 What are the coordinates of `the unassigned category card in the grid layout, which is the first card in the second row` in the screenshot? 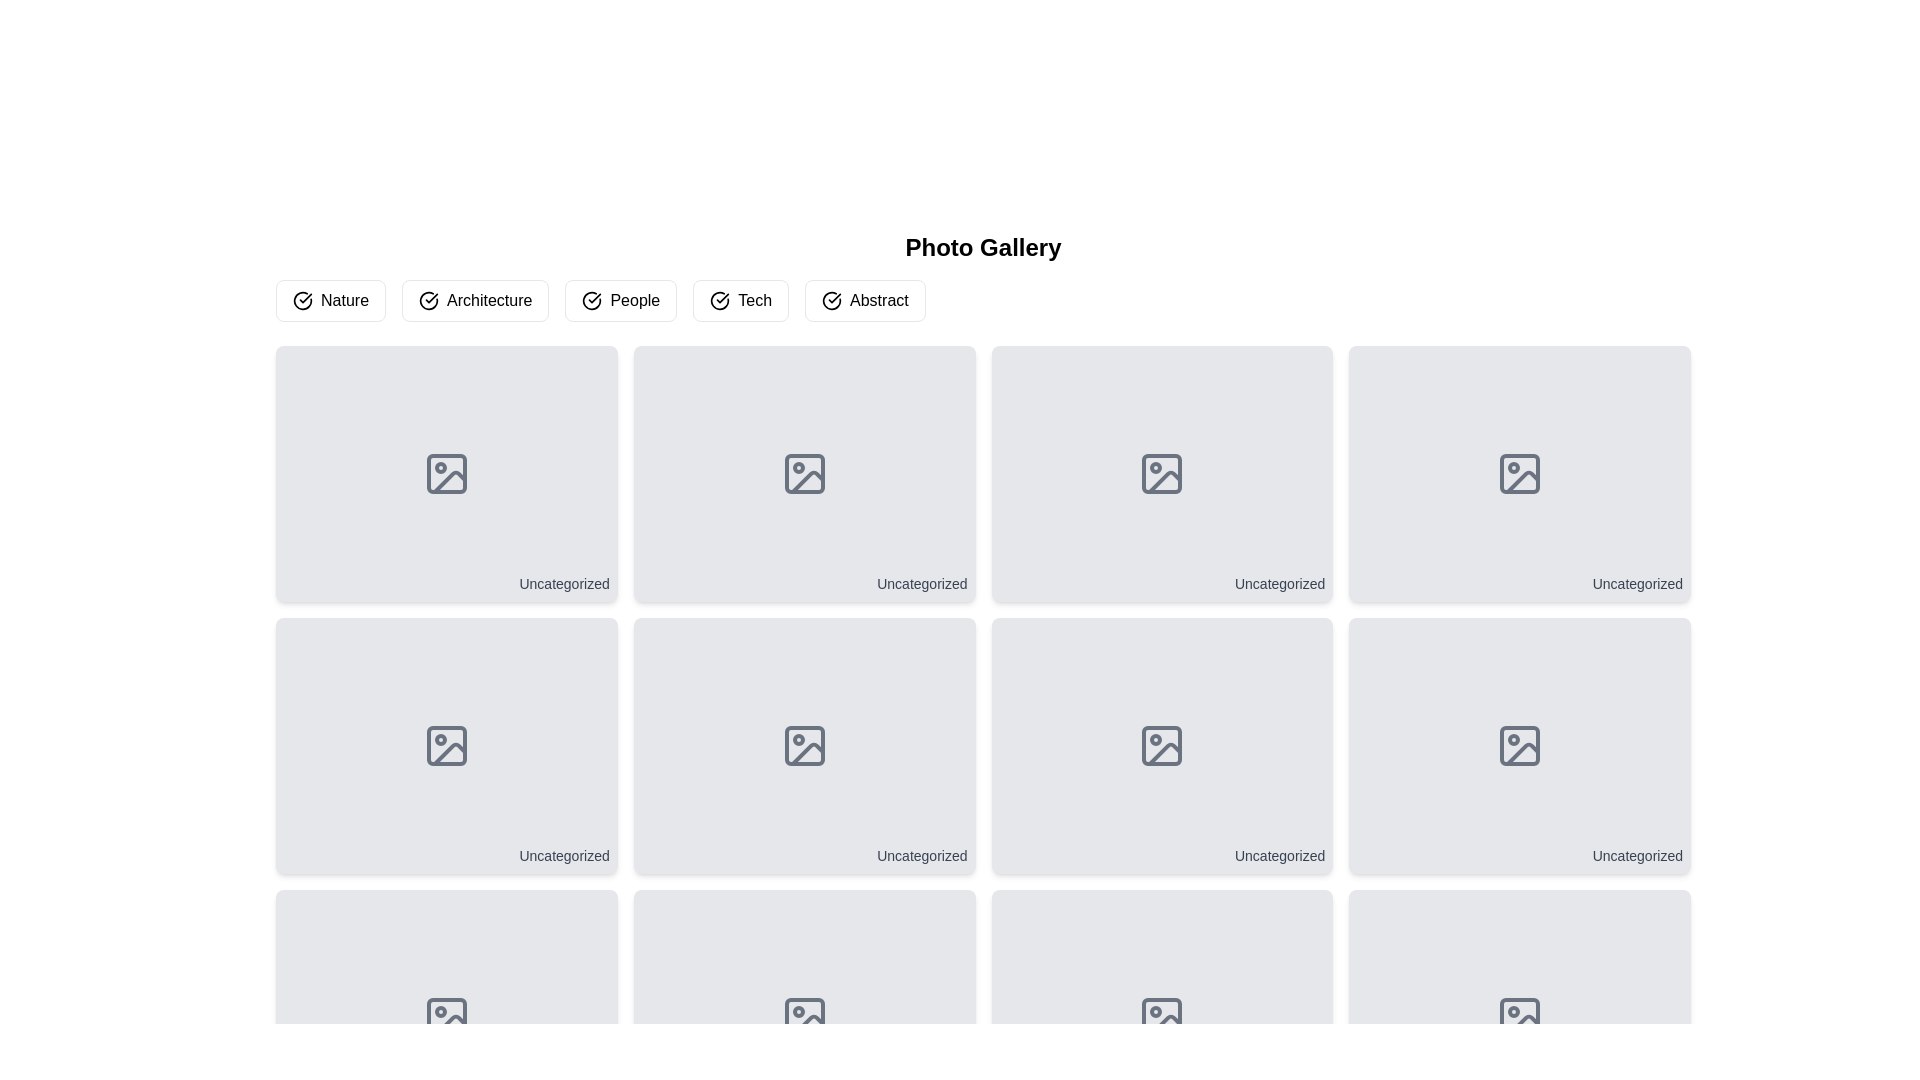 It's located at (445, 745).